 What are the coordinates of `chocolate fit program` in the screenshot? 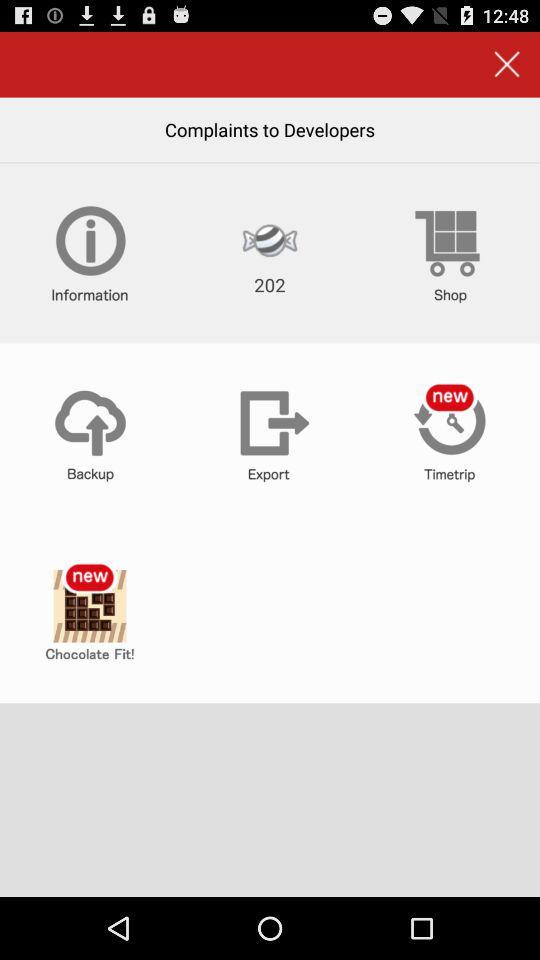 It's located at (89, 612).